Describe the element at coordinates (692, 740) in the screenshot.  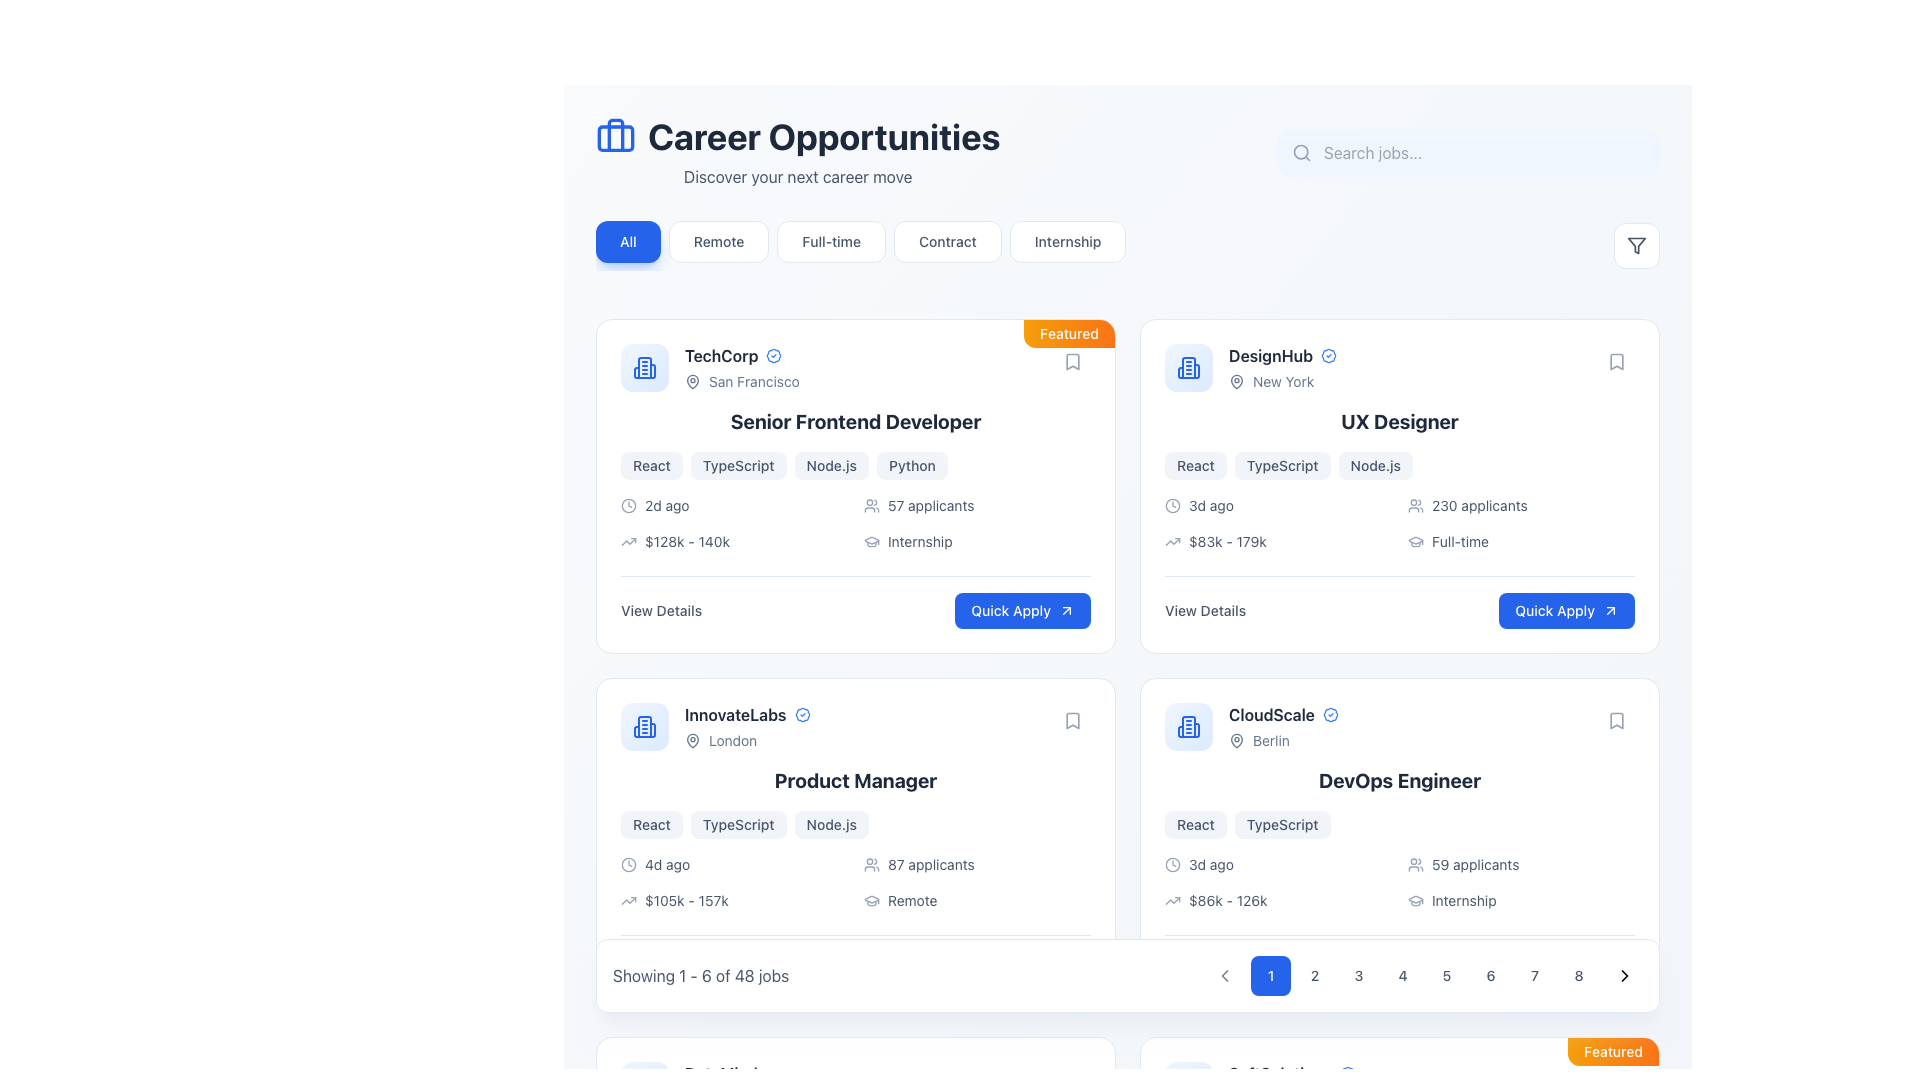
I see `the map pin icon associated with the job listing for 'Product Manager' by 'InnovateLabs', located next to the text 'London'` at that location.